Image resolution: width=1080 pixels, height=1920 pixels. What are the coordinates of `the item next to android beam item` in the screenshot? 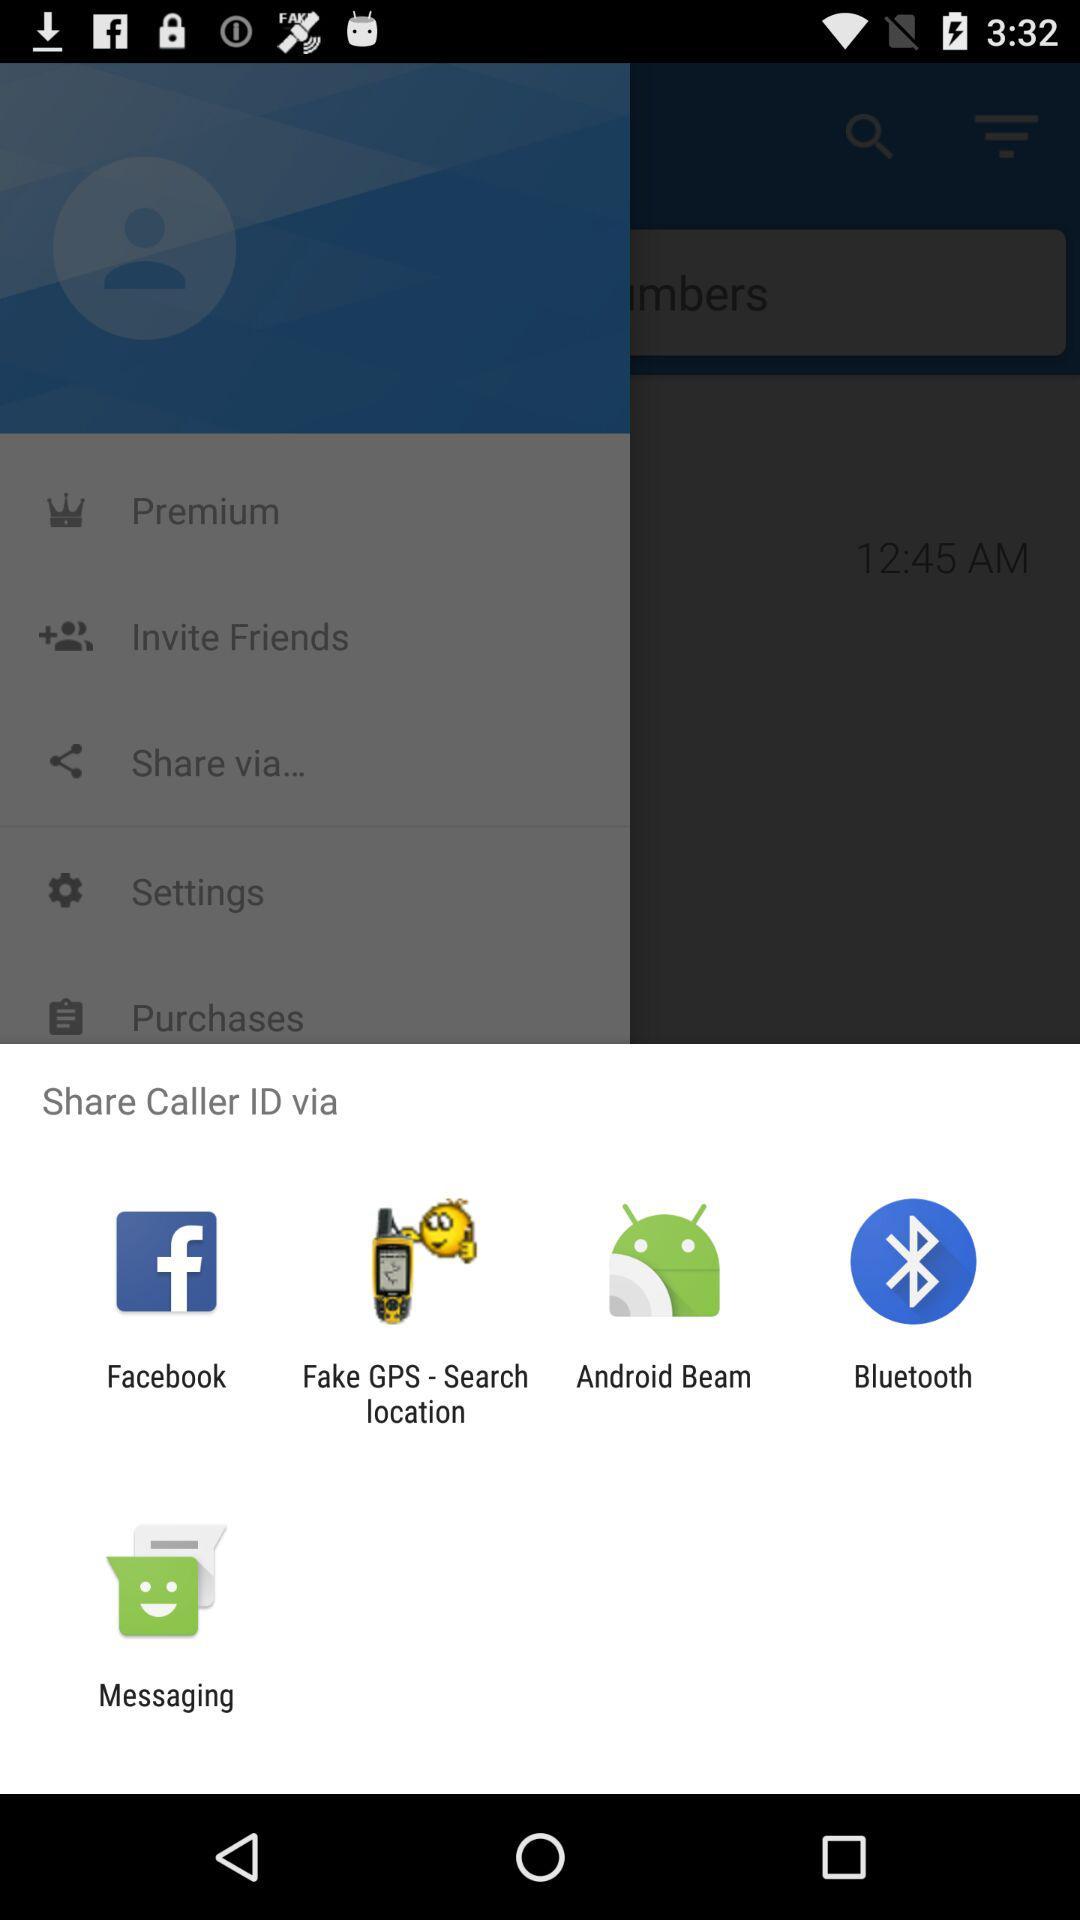 It's located at (913, 1392).